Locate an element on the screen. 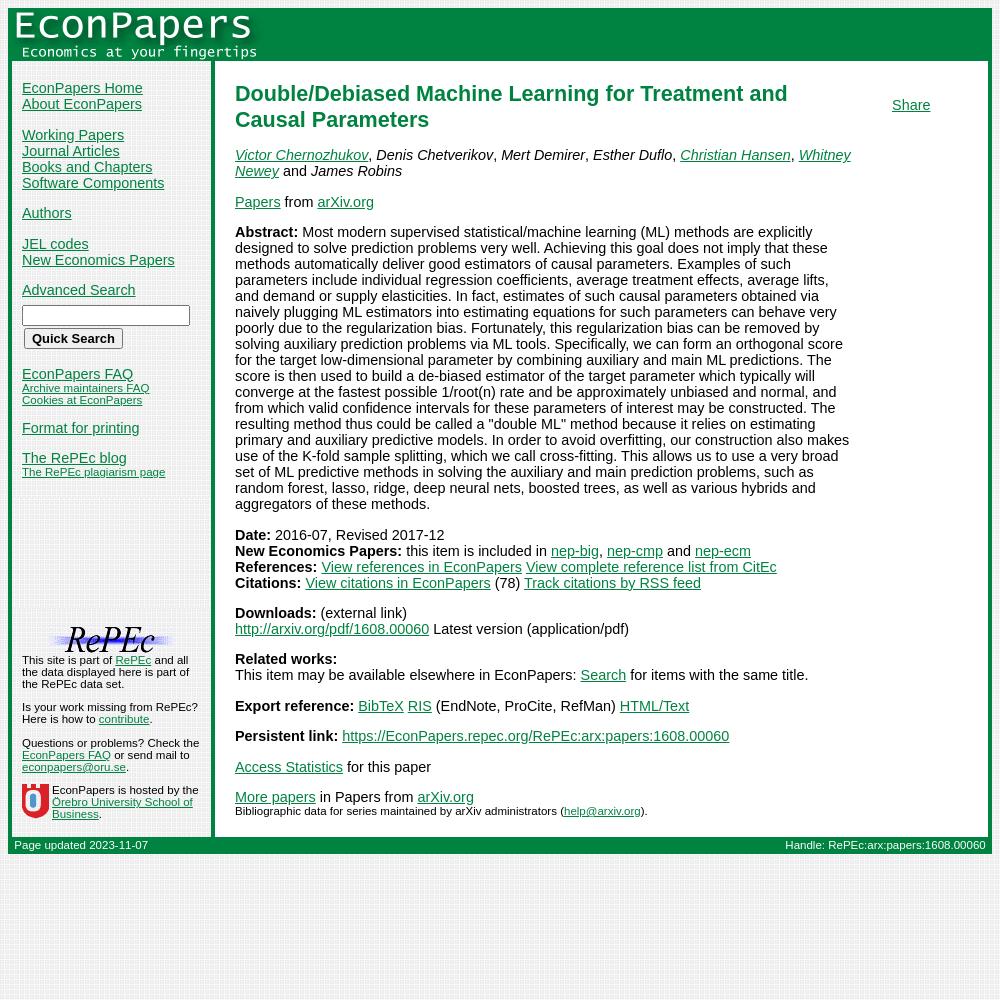 The width and height of the screenshot is (1000, 1000). 'Most modern supervised statistical/machine learning (ML) methods are explicitly designed to solve prediction problems very well. Achieving this goal does not imply that these methods automatically deliver good estimators of causal parameters. Examples of such parameters include individual regression coefficients, average treatment effects, average lifts, and demand or supply elasticities. In fact, estimates of such causal parameters obtained via naively plugging ML estimators into estimating equations for such parameters can behave very poorly due to the regularization bias. Fortunately, this regularization bias can be removed by solving auxiliary prediction problems via ML tools. Specifically, we can form an orthogonal score for the target low-dimensional parameter by combining auxiliary and main ML predictions. The score is then used to build a de-biased estimator of the target parameter which typically will converge at the fastest possible 1/root(n) rate and be approximately unbiased and normal, and from which valid confidence intervals for these parameters of interest may be constructed. The resulting method thus could be called a "double ML" method because it relies on estimating primary and auxiliary predictive models. In order to avoid overfitting, our construction also makes use of the K-fold sample splitting, which we call cross-fitting. This allows us to use a very broad set of ML predictive methods in solving the auxiliary and main prediction problems, such as random forest, lasso, ridge, deep neural nets, boosted trees, as well as various hybrids and aggregators of these methods.' is located at coordinates (542, 367).